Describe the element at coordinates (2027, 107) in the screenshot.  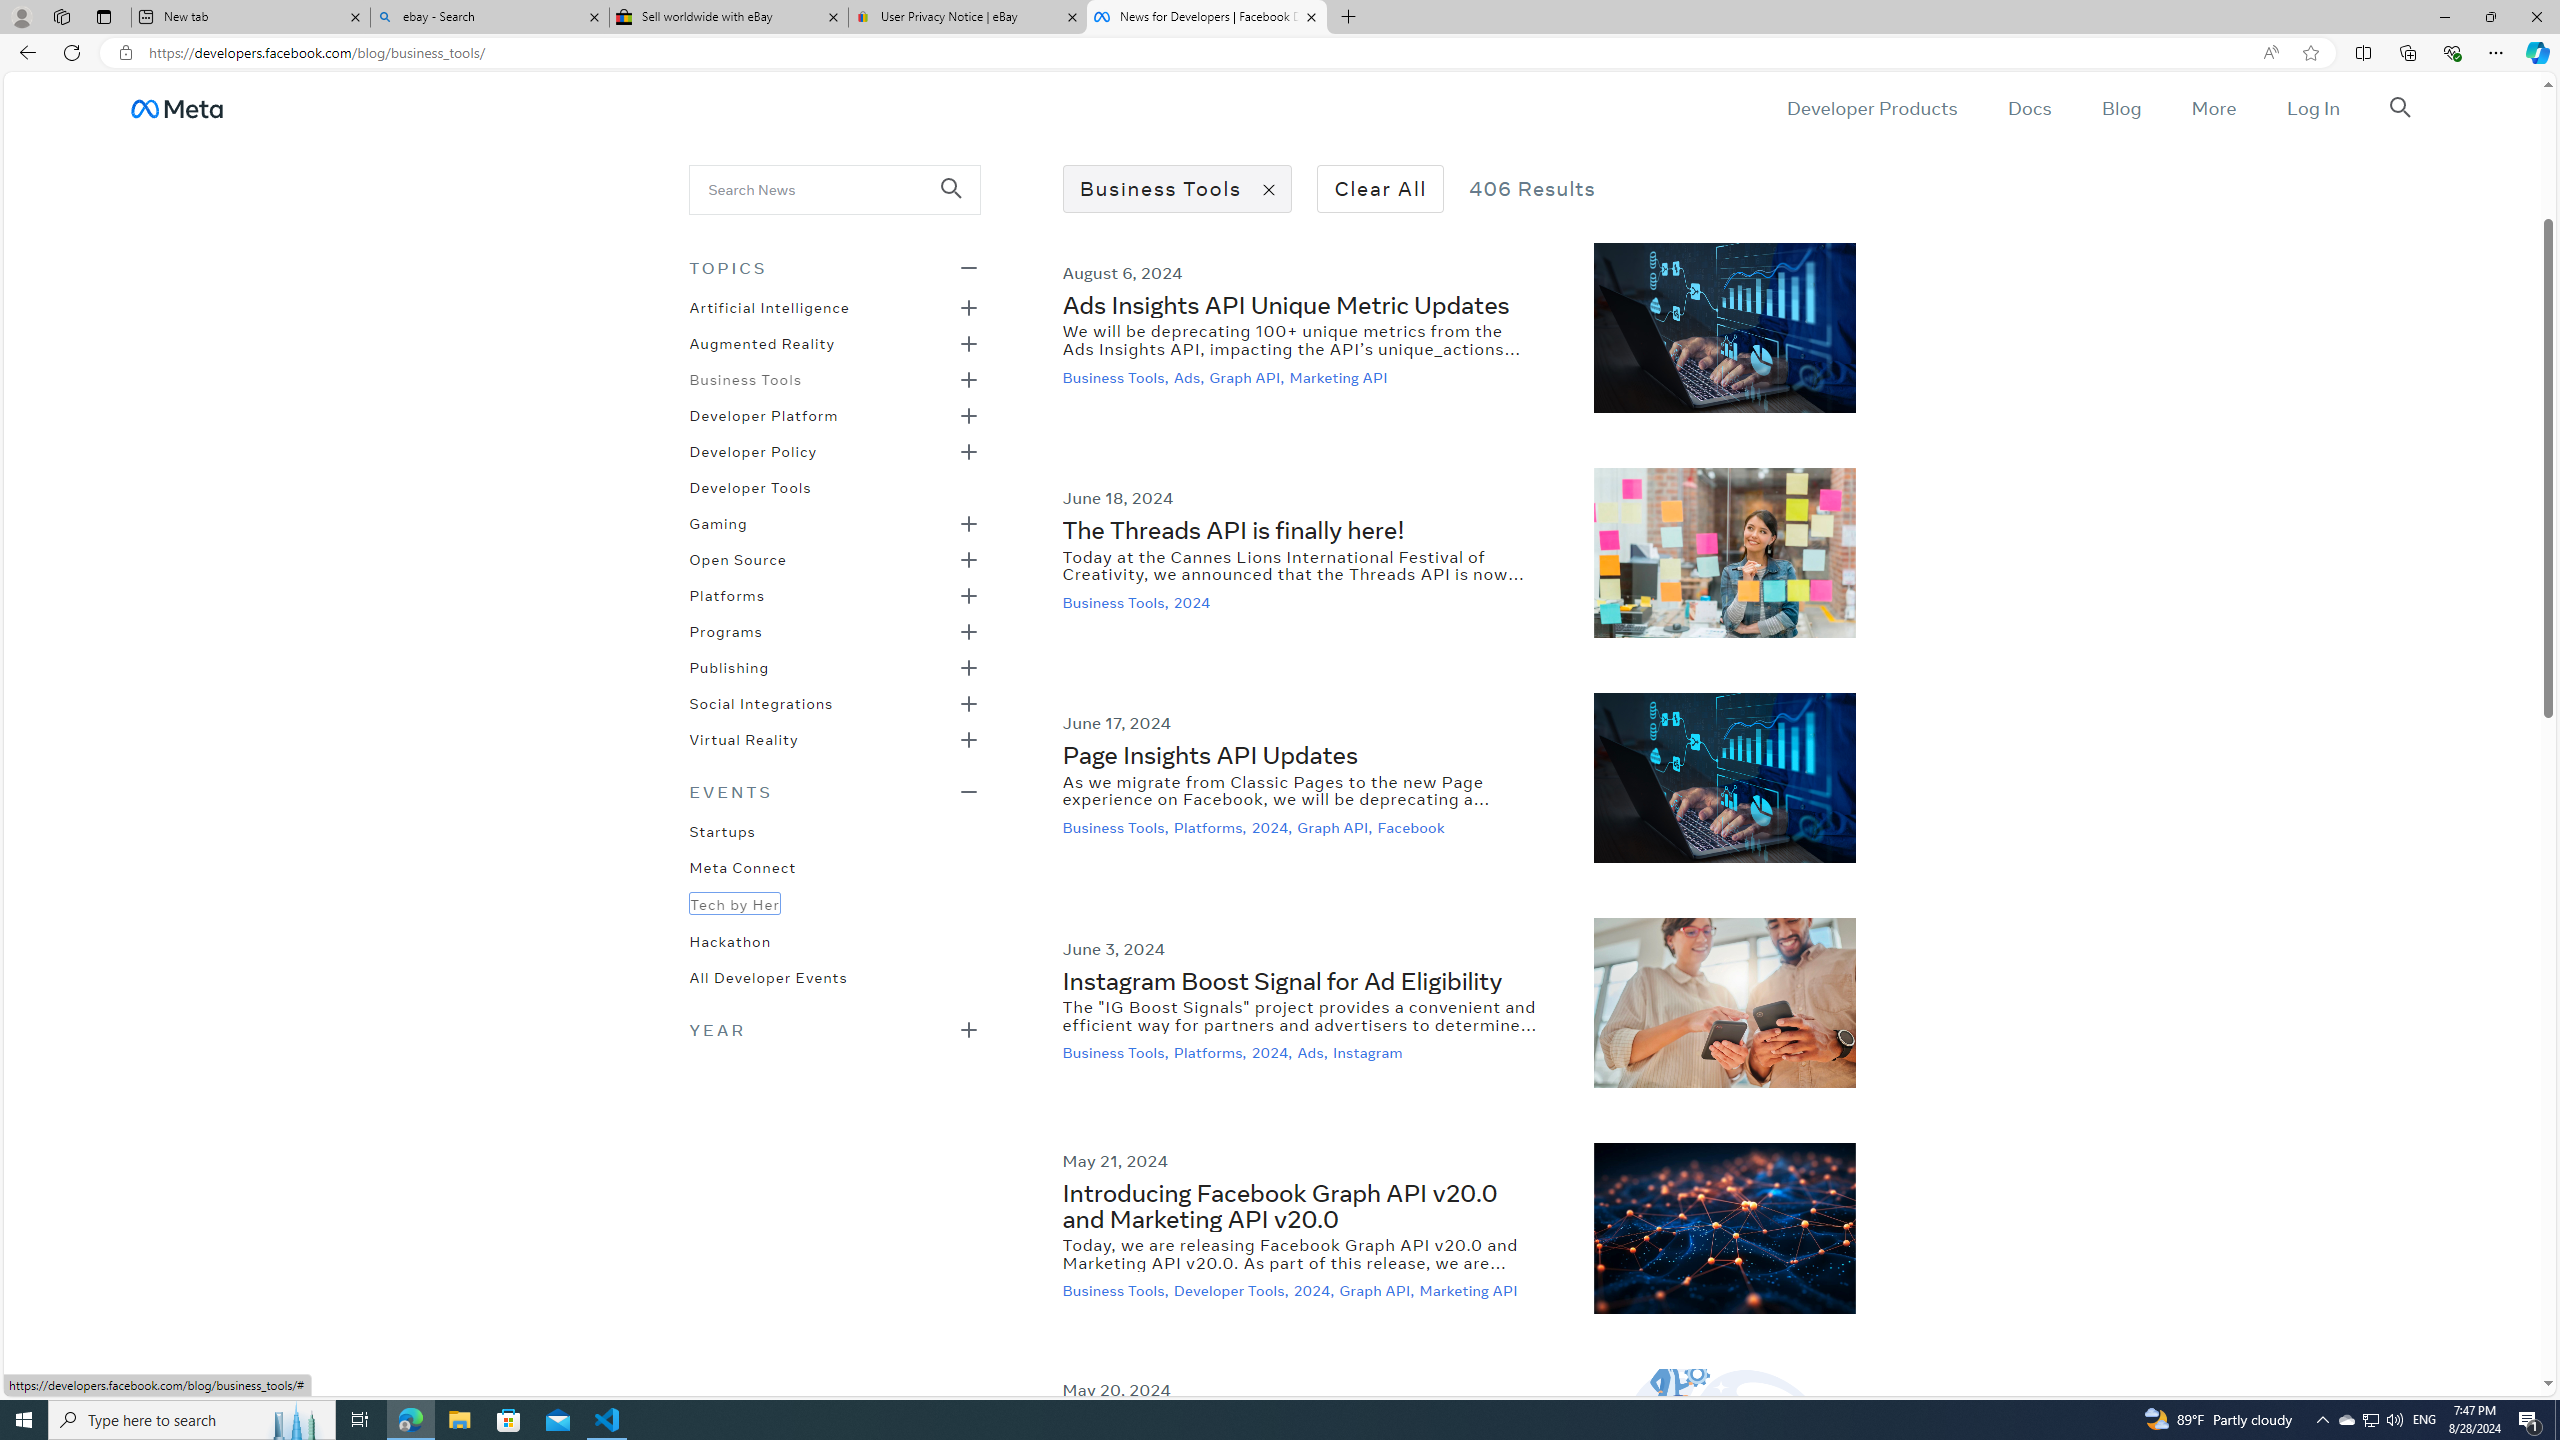
I see `'Docs'` at that location.